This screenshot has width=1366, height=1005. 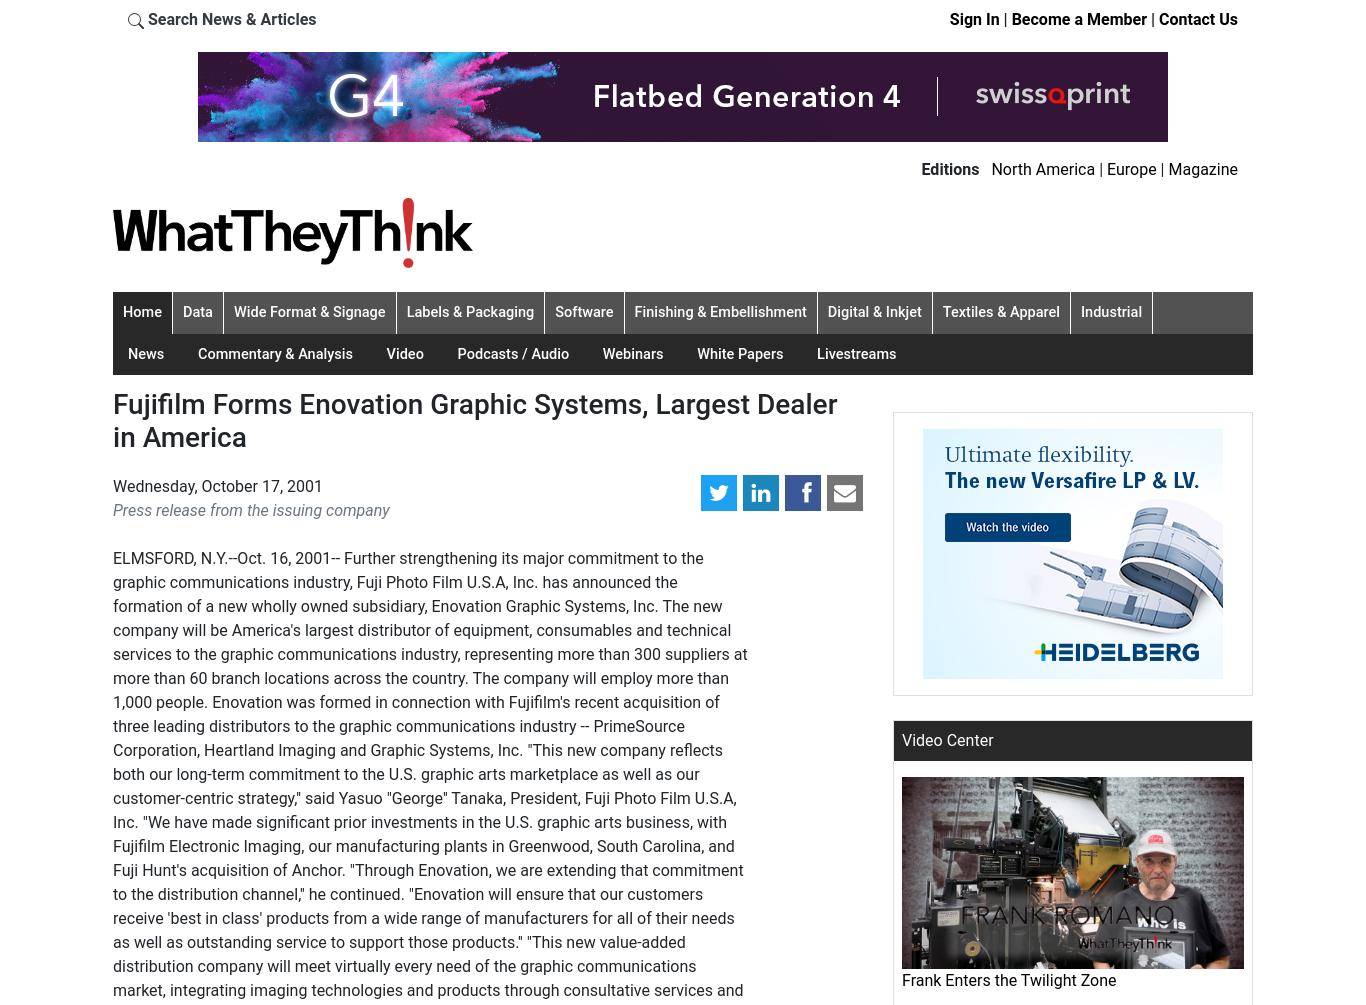 What do you see at coordinates (991, 168) in the screenshot?
I see `'North America'` at bounding box center [991, 168].